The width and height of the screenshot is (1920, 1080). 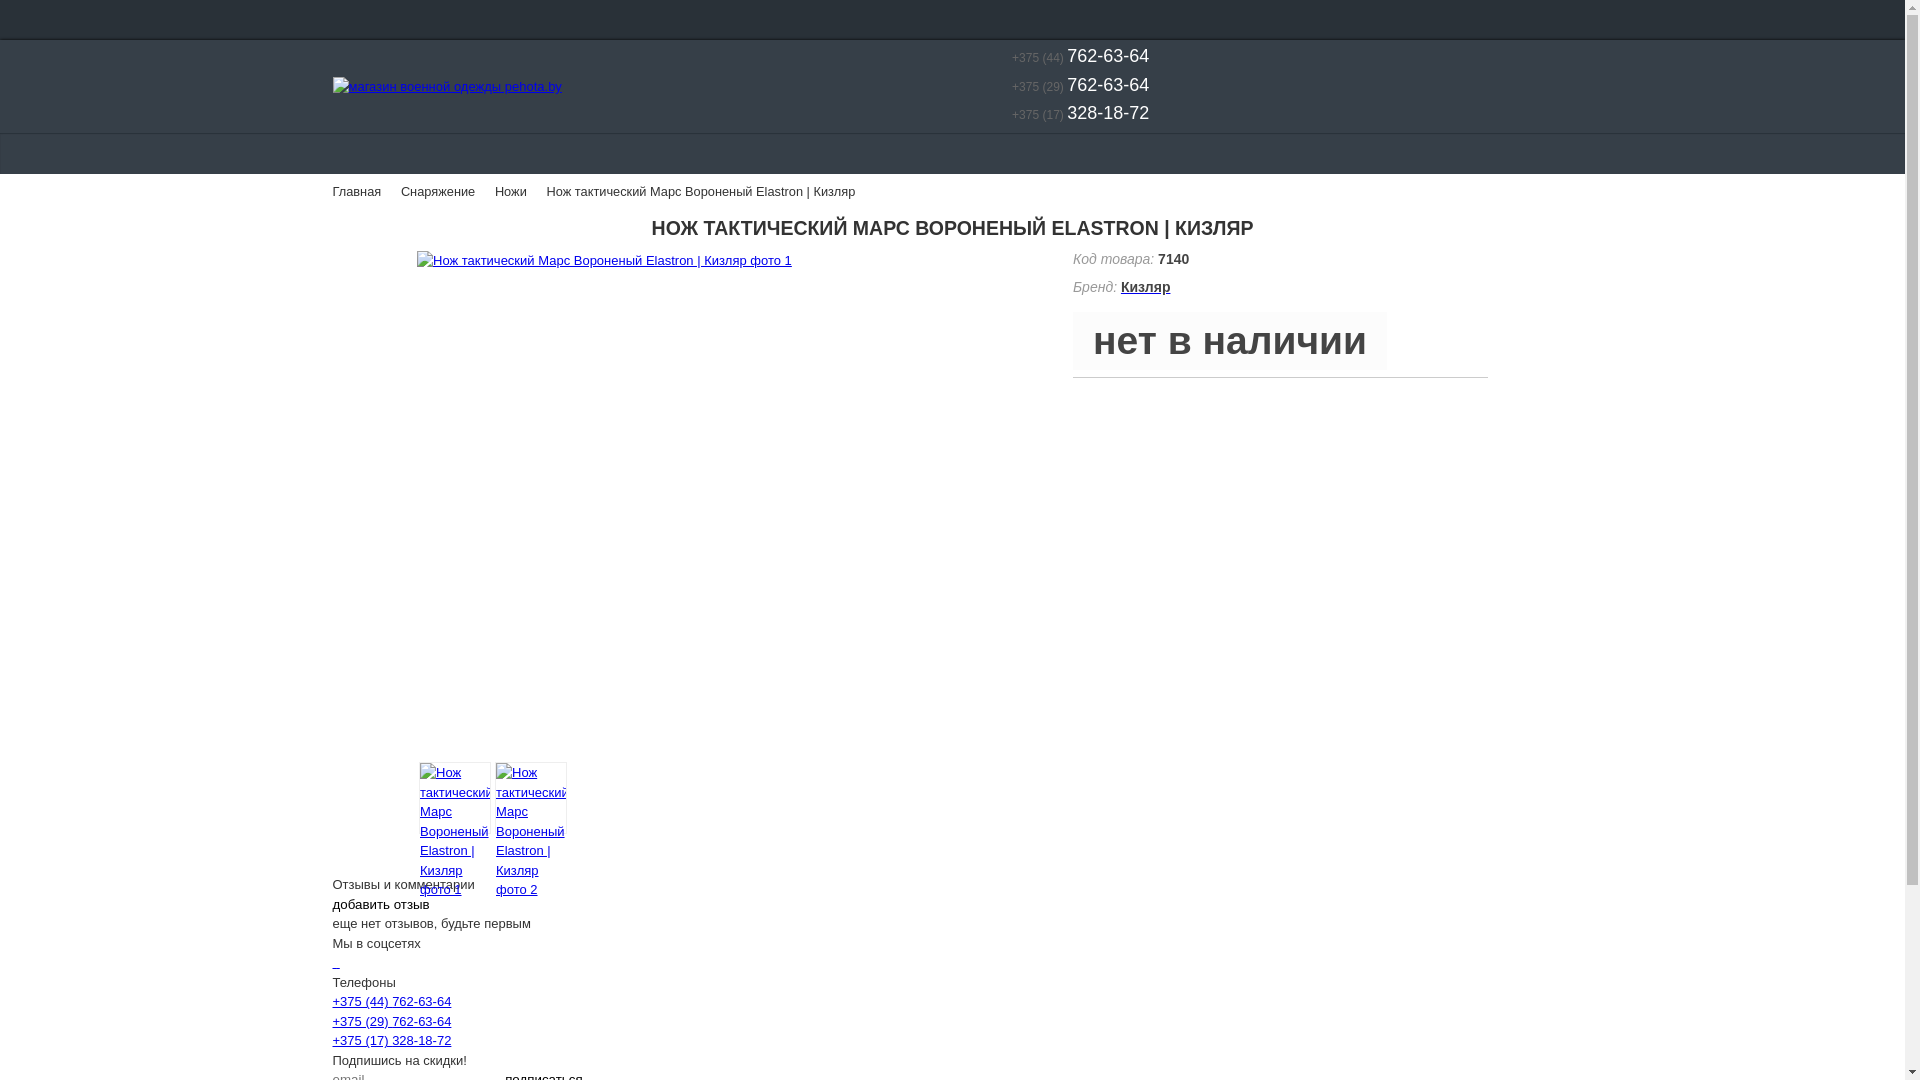 What do you see at coordinates (1065, 56) in the screenshot?
I see `'+375 (44) 762-63-64'` at bounding box center [1065, 56].